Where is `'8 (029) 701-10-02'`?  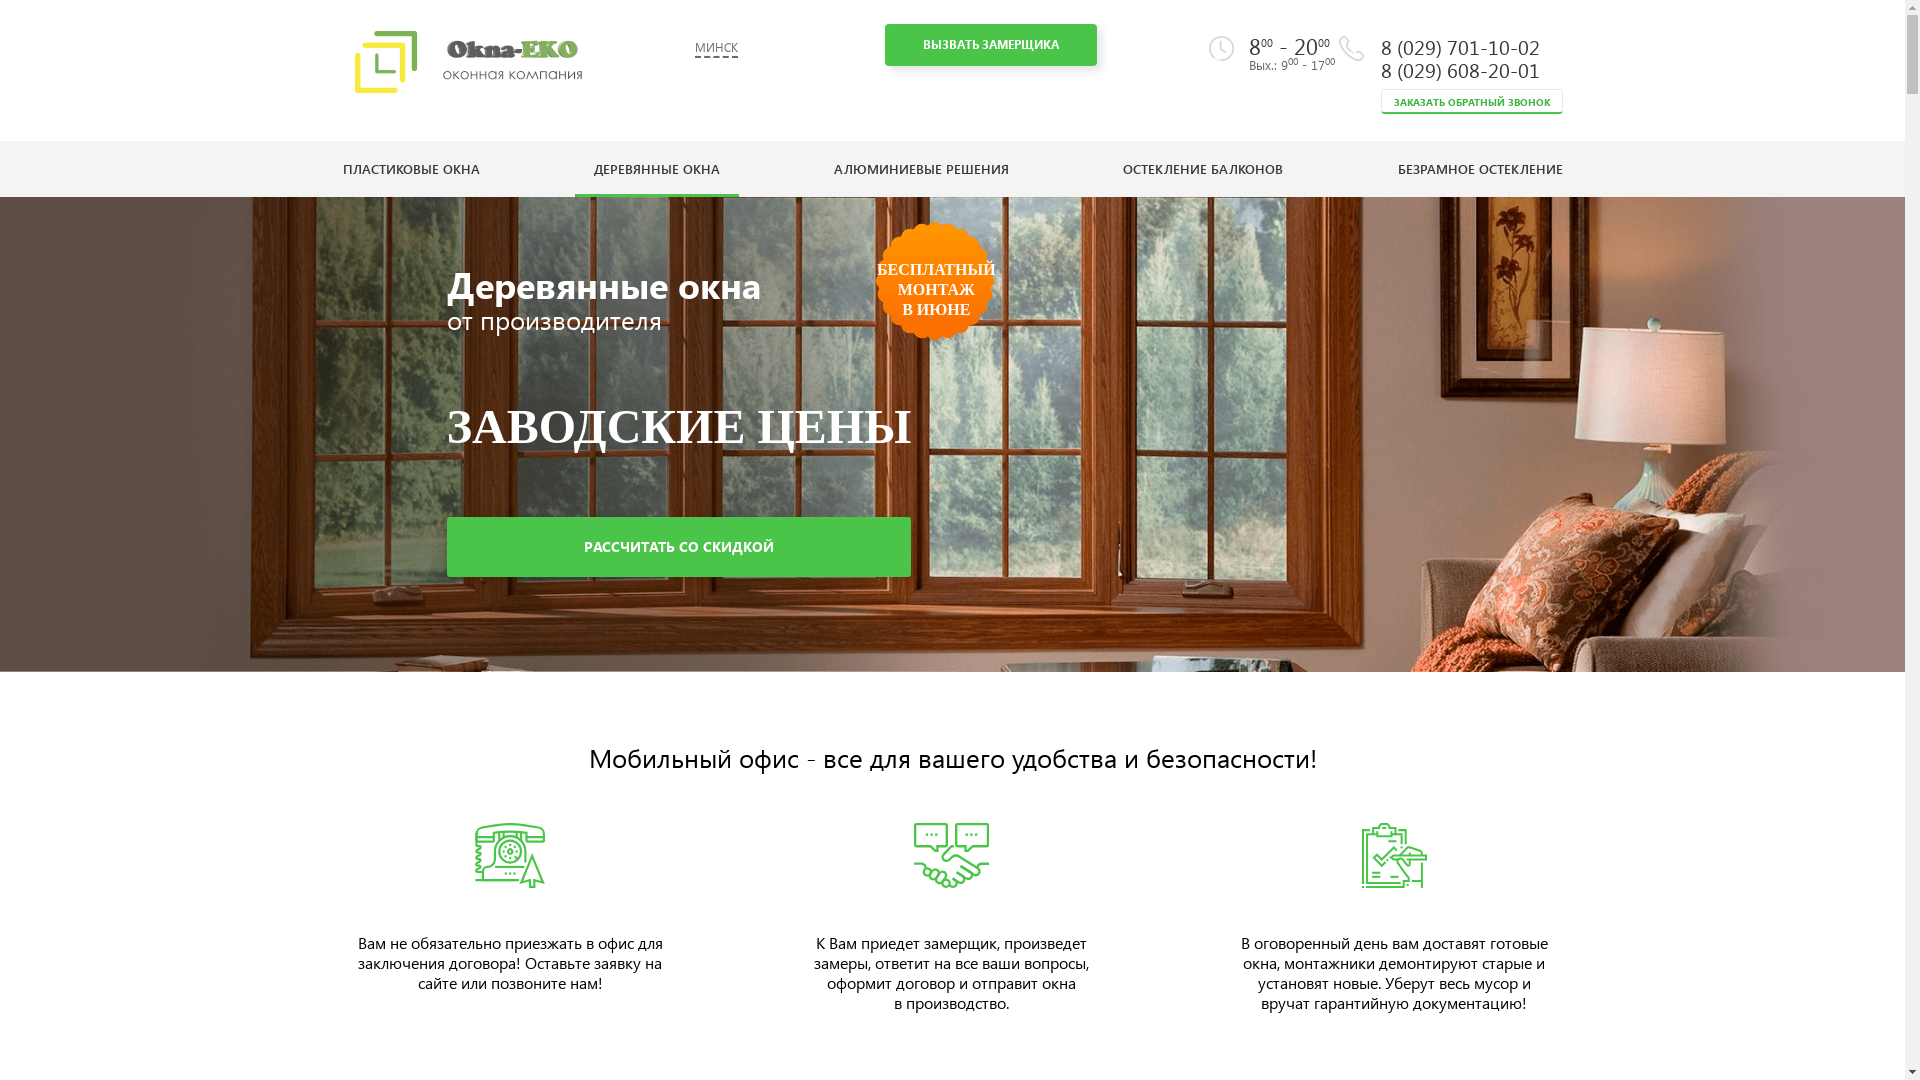 '8 (029) 701-10-02' is located at coordinates (1459, 45).